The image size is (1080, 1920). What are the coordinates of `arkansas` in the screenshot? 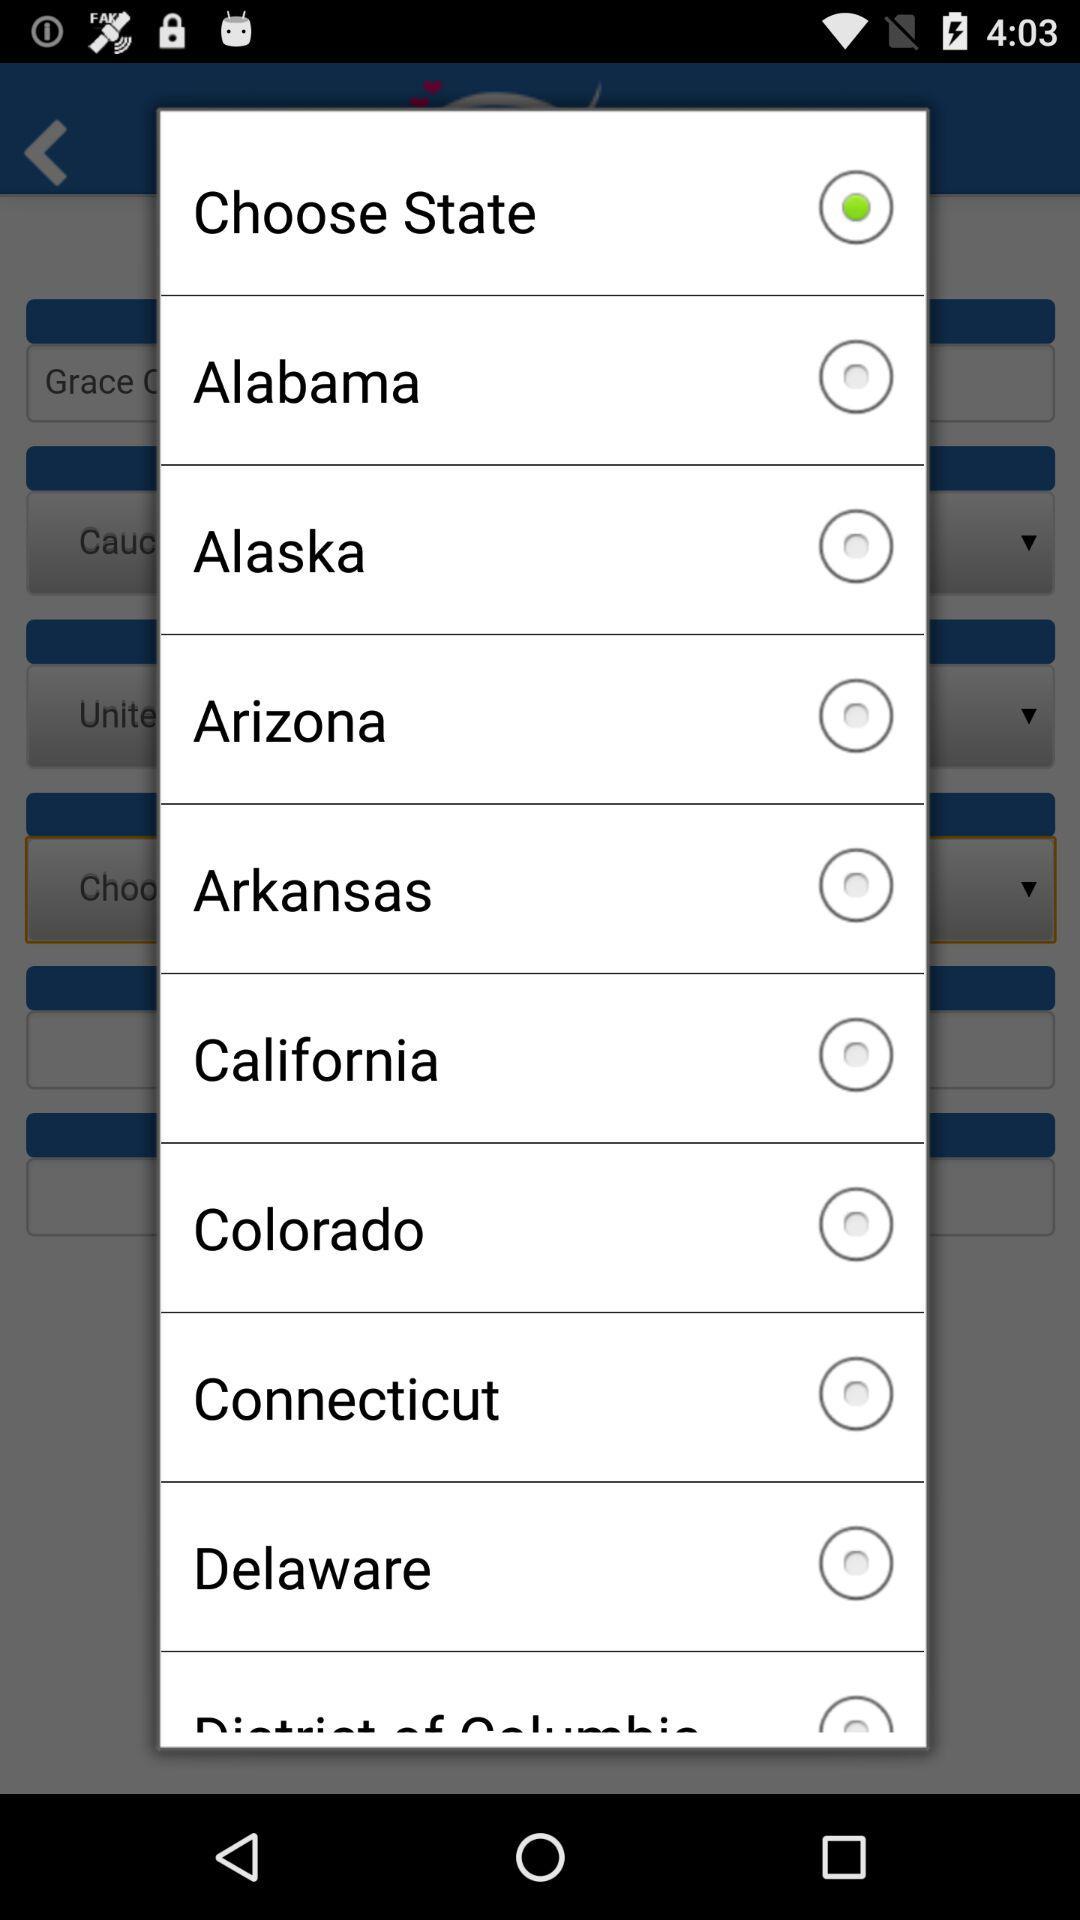 It's located at (542, 887).